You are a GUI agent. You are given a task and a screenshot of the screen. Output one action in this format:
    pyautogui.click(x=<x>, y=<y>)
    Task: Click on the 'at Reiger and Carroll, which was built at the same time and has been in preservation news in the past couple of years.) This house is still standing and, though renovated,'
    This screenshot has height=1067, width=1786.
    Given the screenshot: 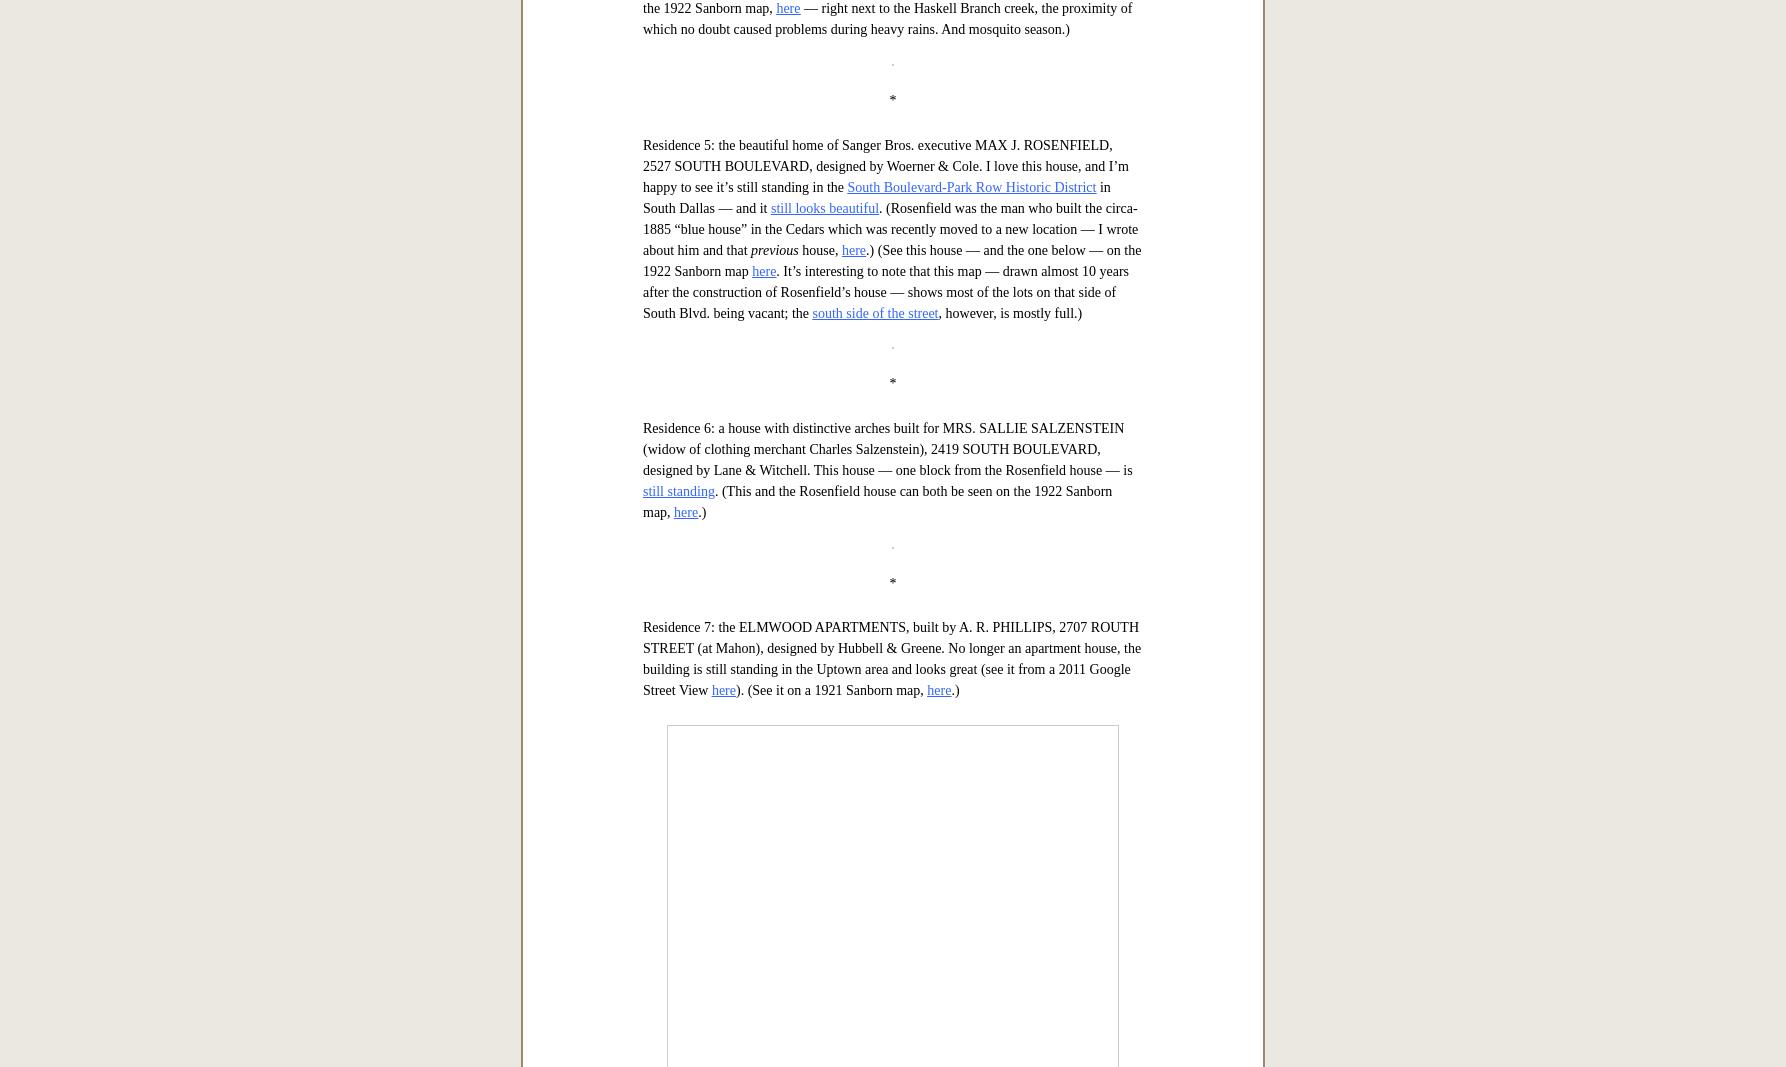 What is the action you would take?
    pyautogui.click(x=882, y=573)
    